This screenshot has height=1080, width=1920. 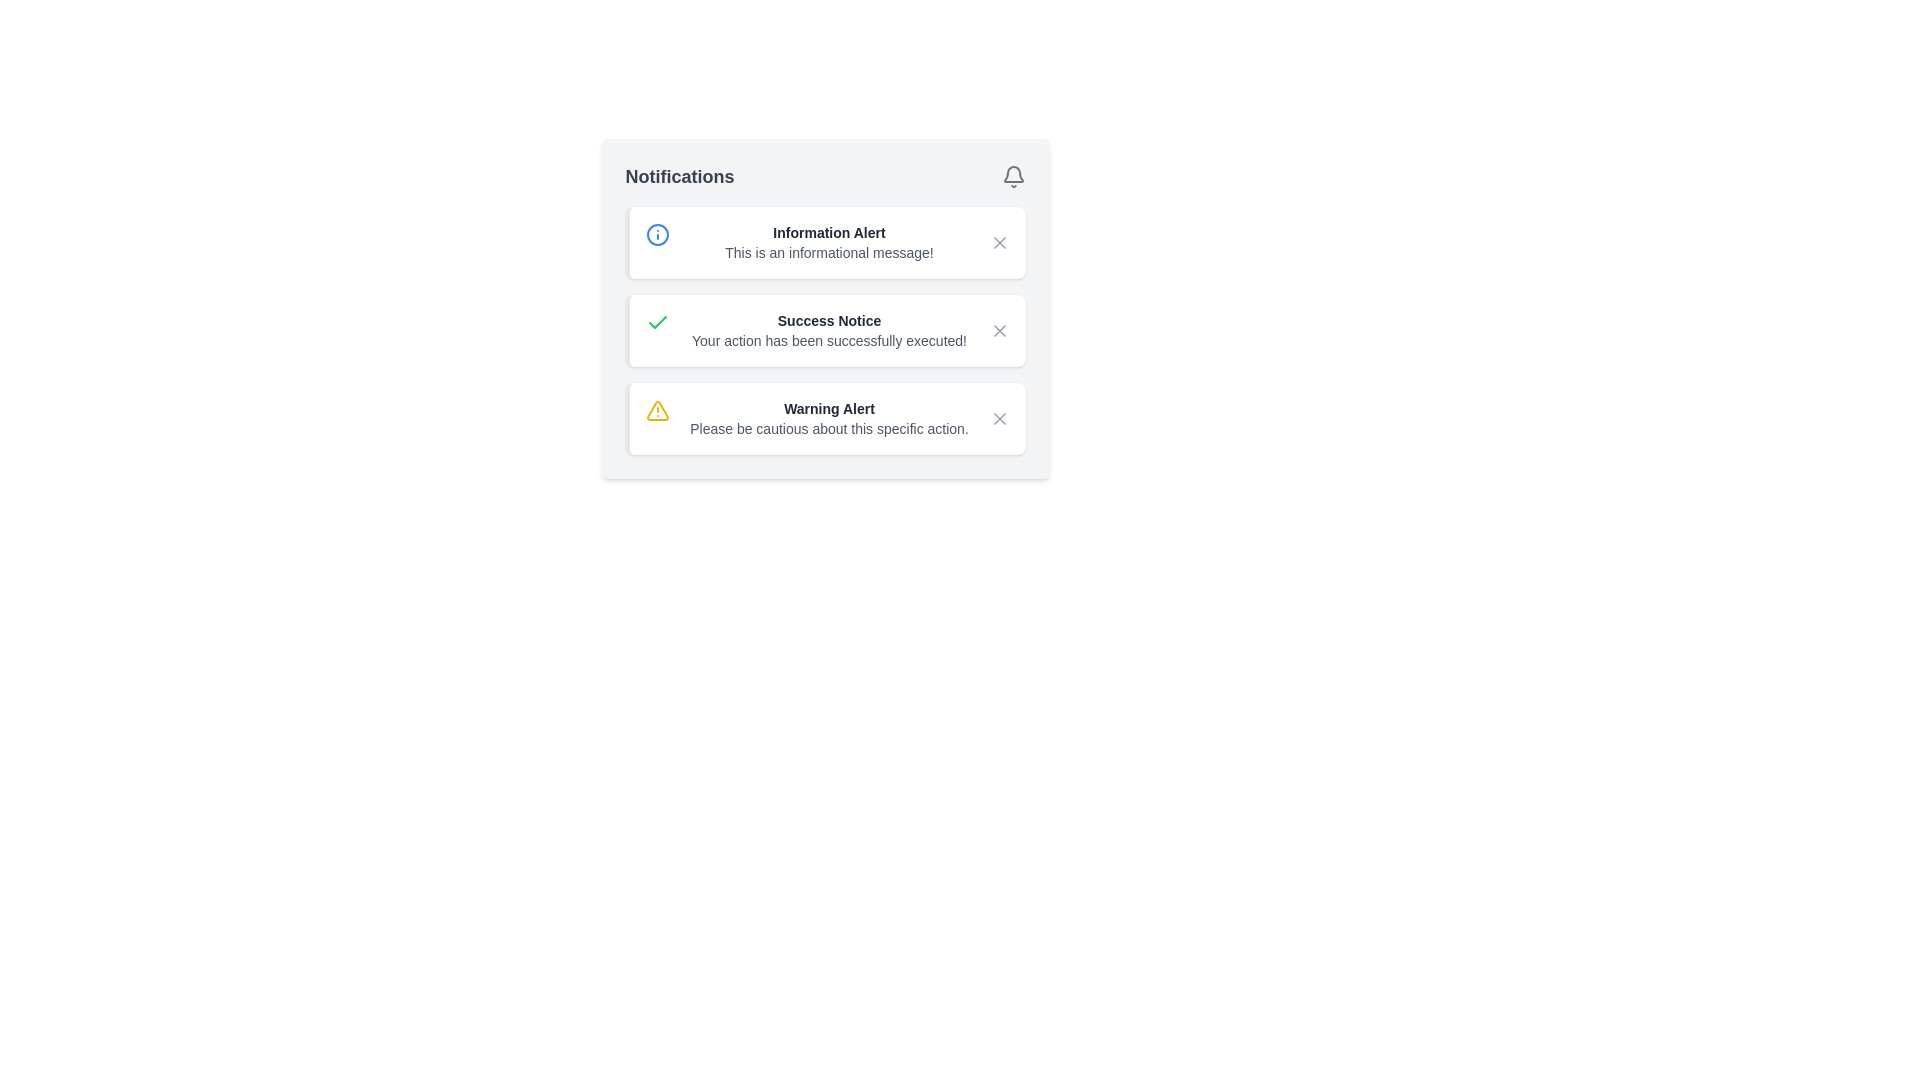 What do you see at coordinates (657, 242) in the screenshot?
I see `decorative icon located on the left side of the 'Information Alert' notification box, which visually highlights the type of message being conveyed` at bounding box center [657, 242].